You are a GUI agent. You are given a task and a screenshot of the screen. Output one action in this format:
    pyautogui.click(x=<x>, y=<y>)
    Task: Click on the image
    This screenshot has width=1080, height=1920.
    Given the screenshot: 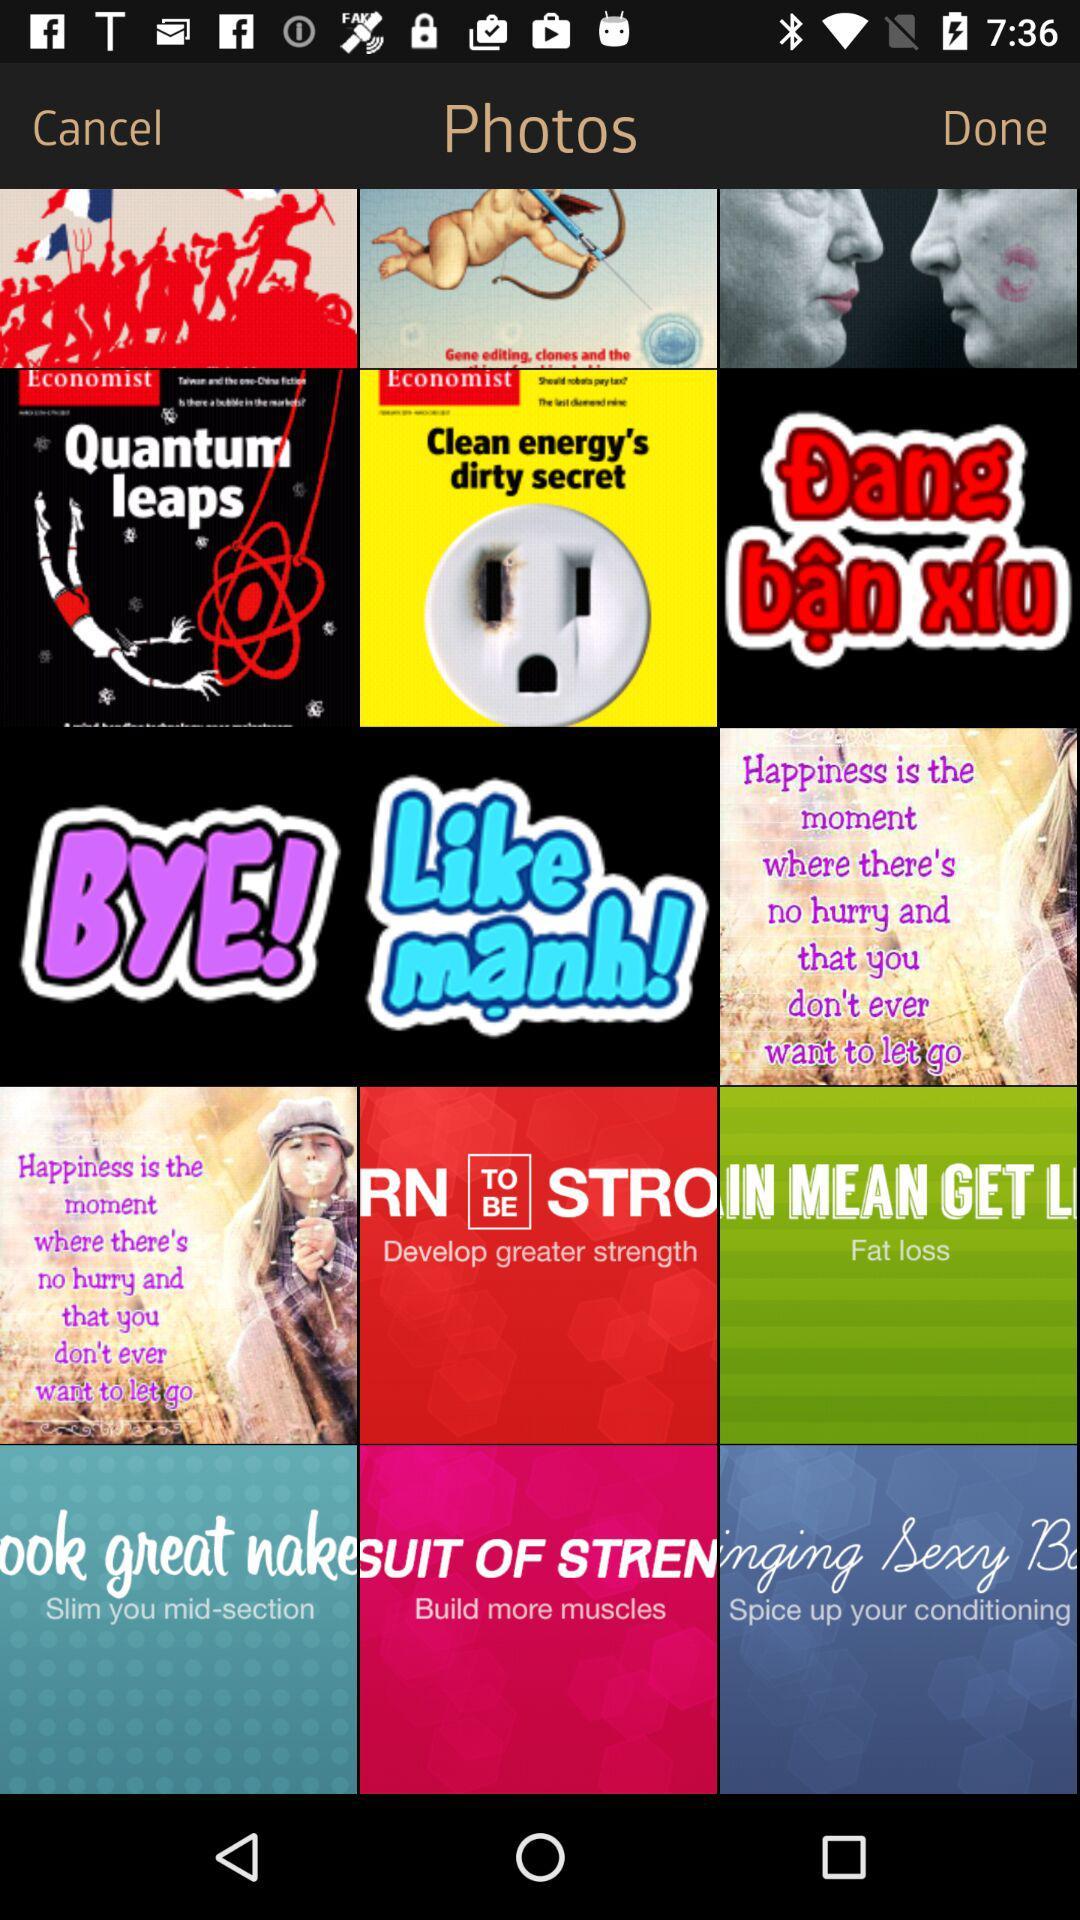 What is the action you would take?
    pyautogui.click(x=537, y=1619)
    